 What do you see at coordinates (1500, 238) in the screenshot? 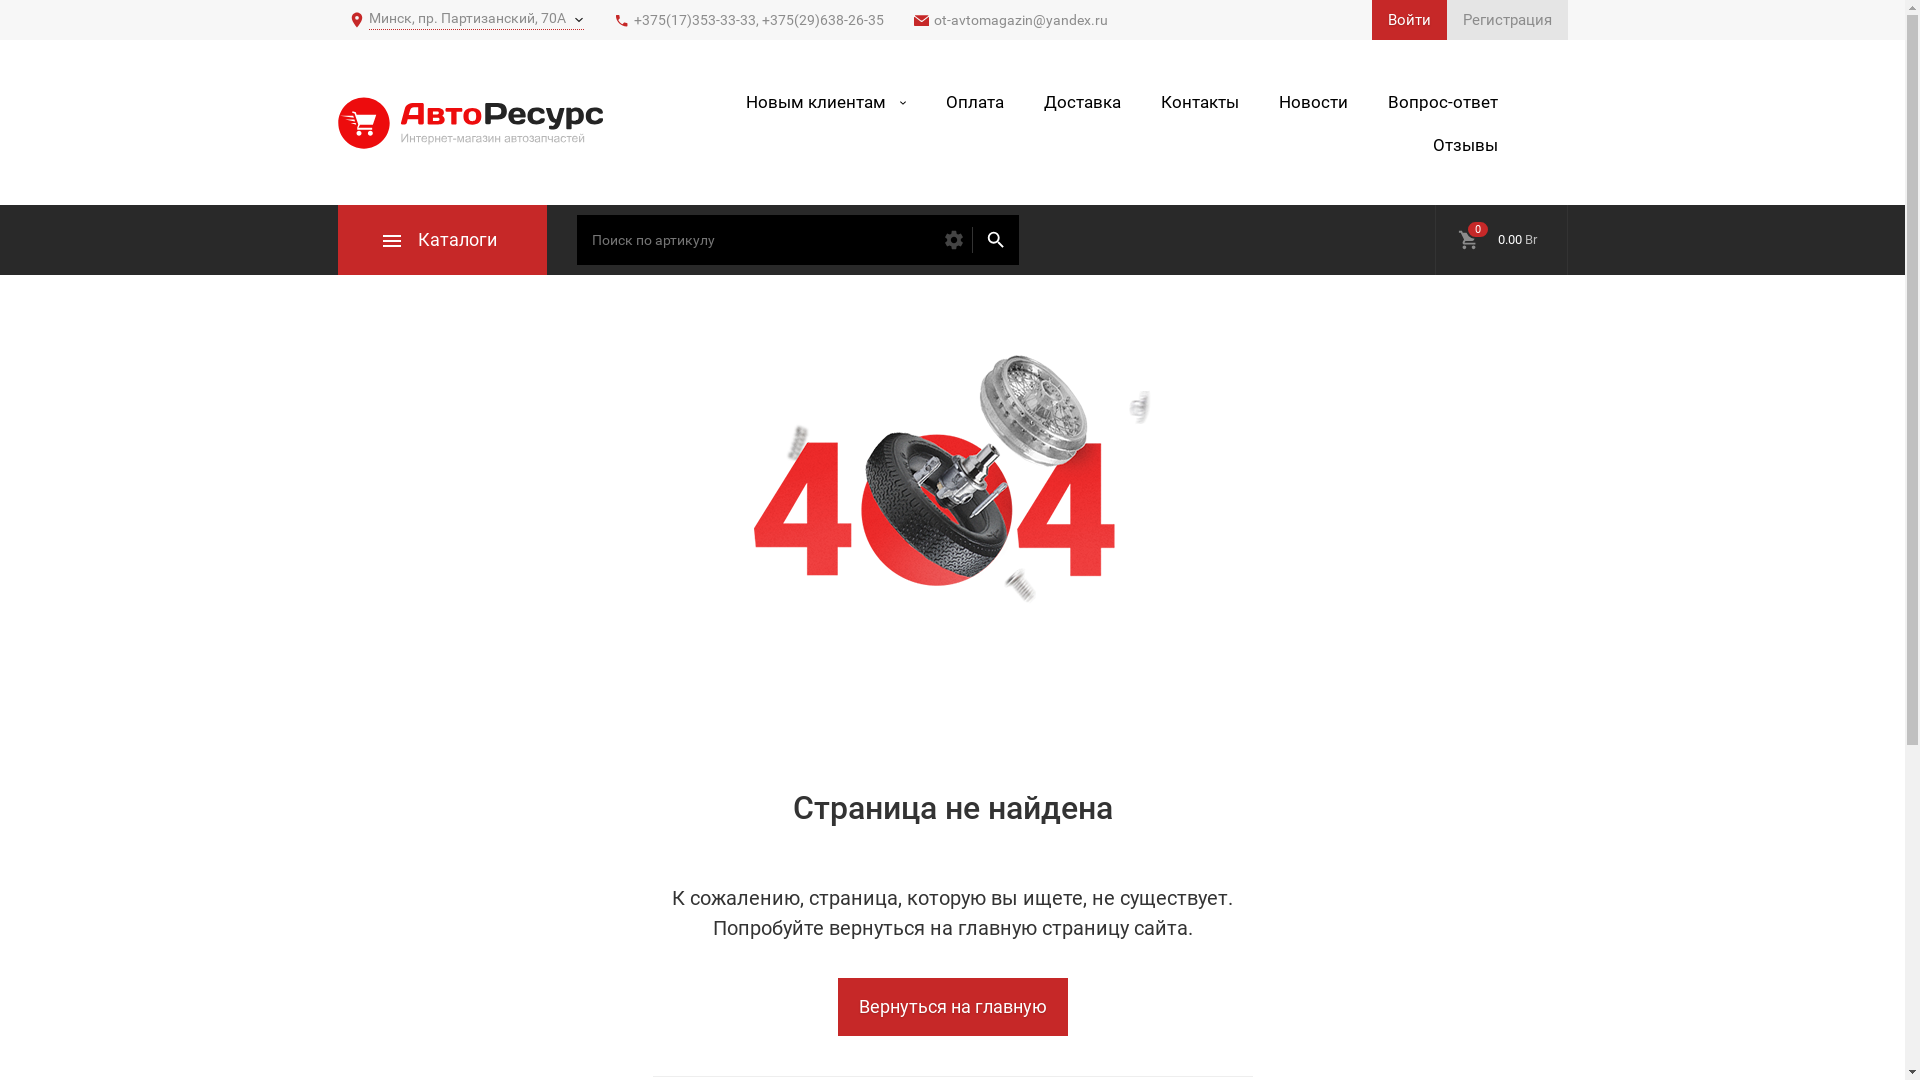
I see `'0` at bounding box center [1500, 238].